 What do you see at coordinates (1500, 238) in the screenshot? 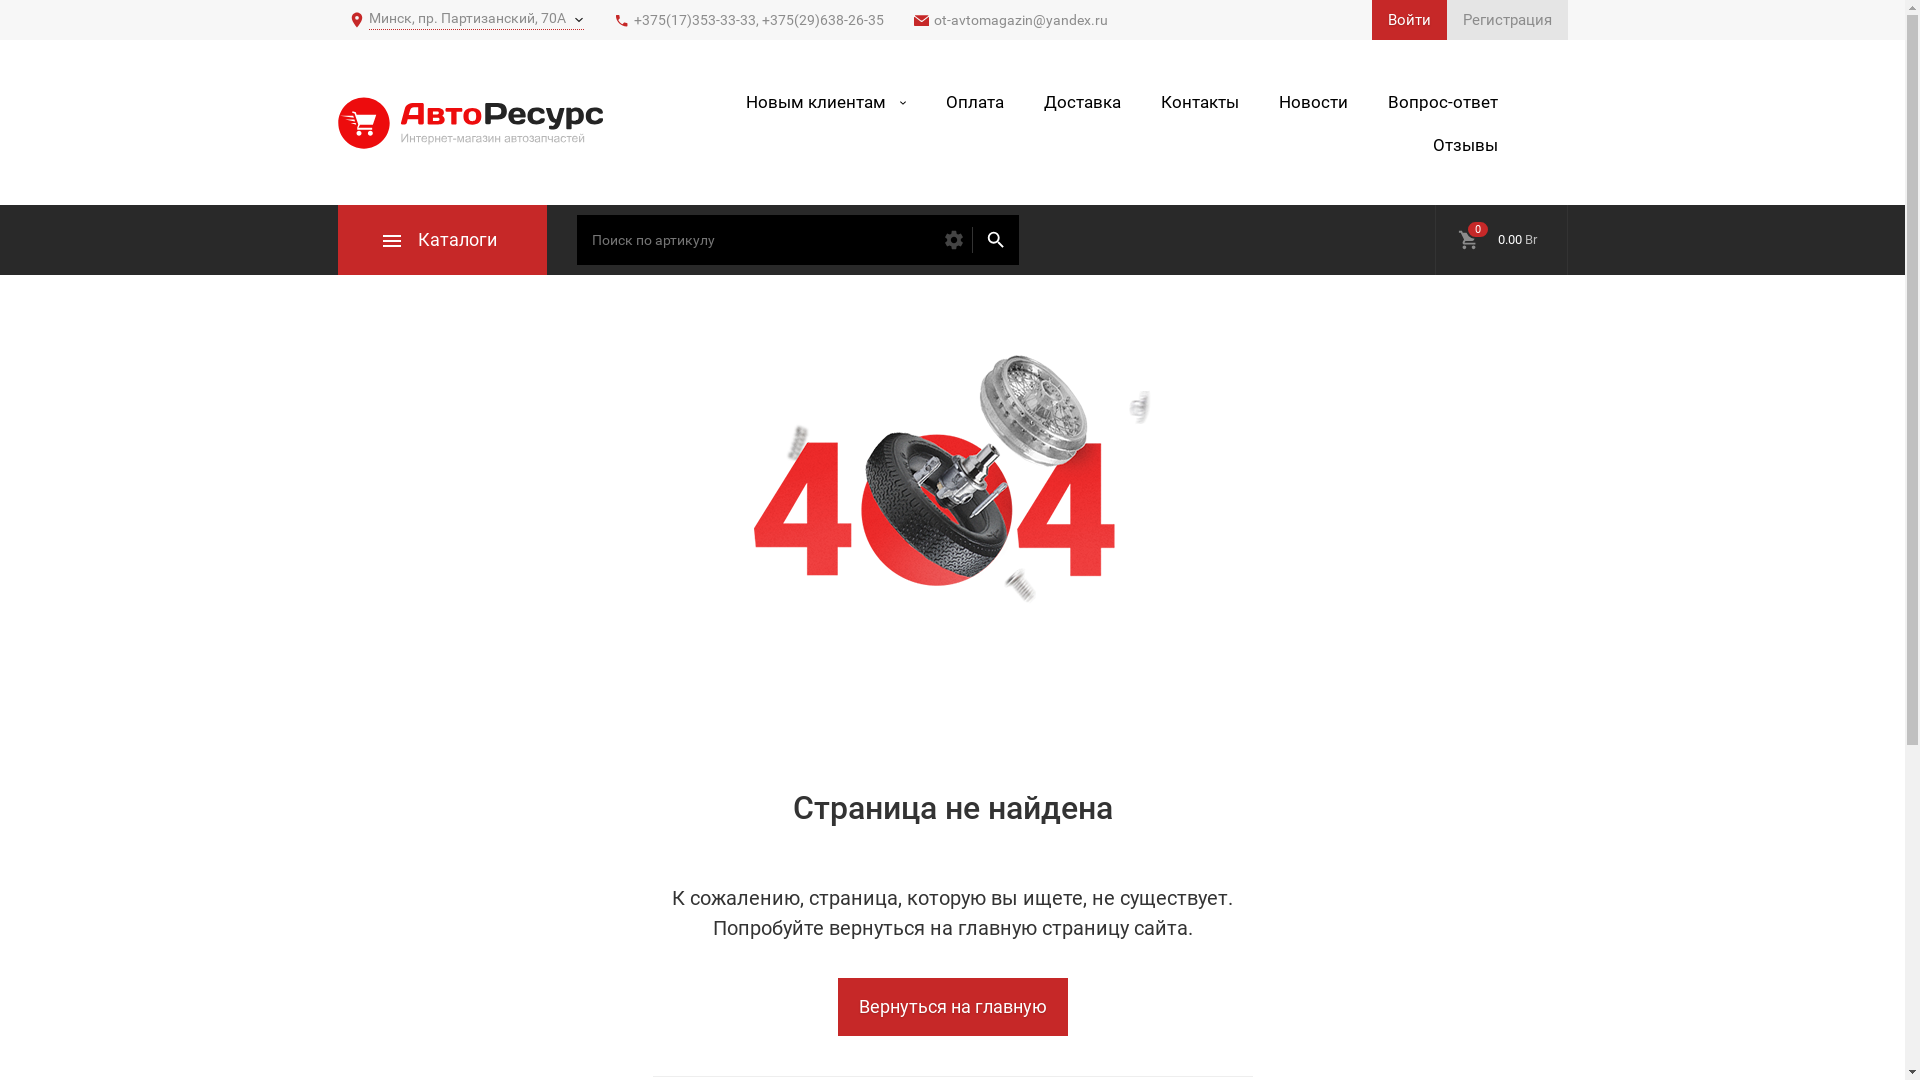
I see `'0` at bounding box center [1500, 238].